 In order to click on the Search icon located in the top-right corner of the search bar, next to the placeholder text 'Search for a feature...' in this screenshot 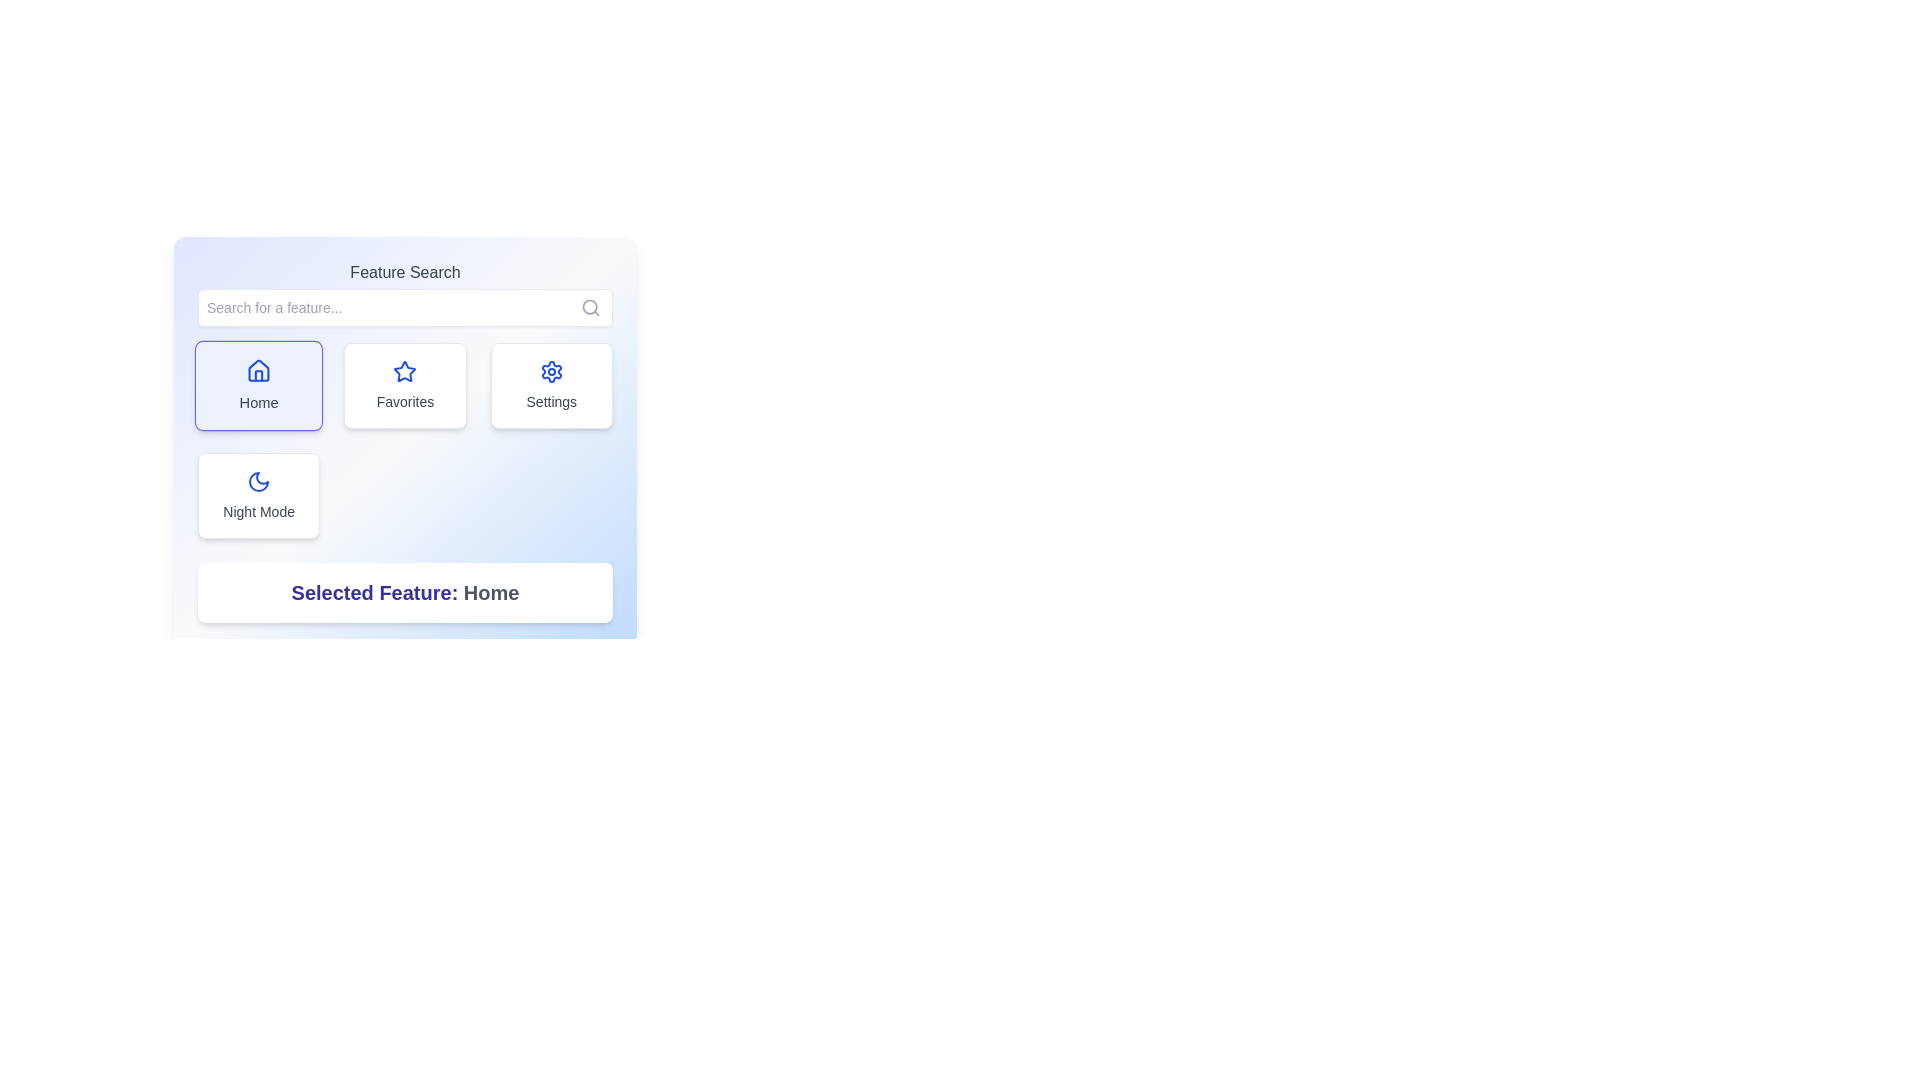, I will do `click(589, 308)`.